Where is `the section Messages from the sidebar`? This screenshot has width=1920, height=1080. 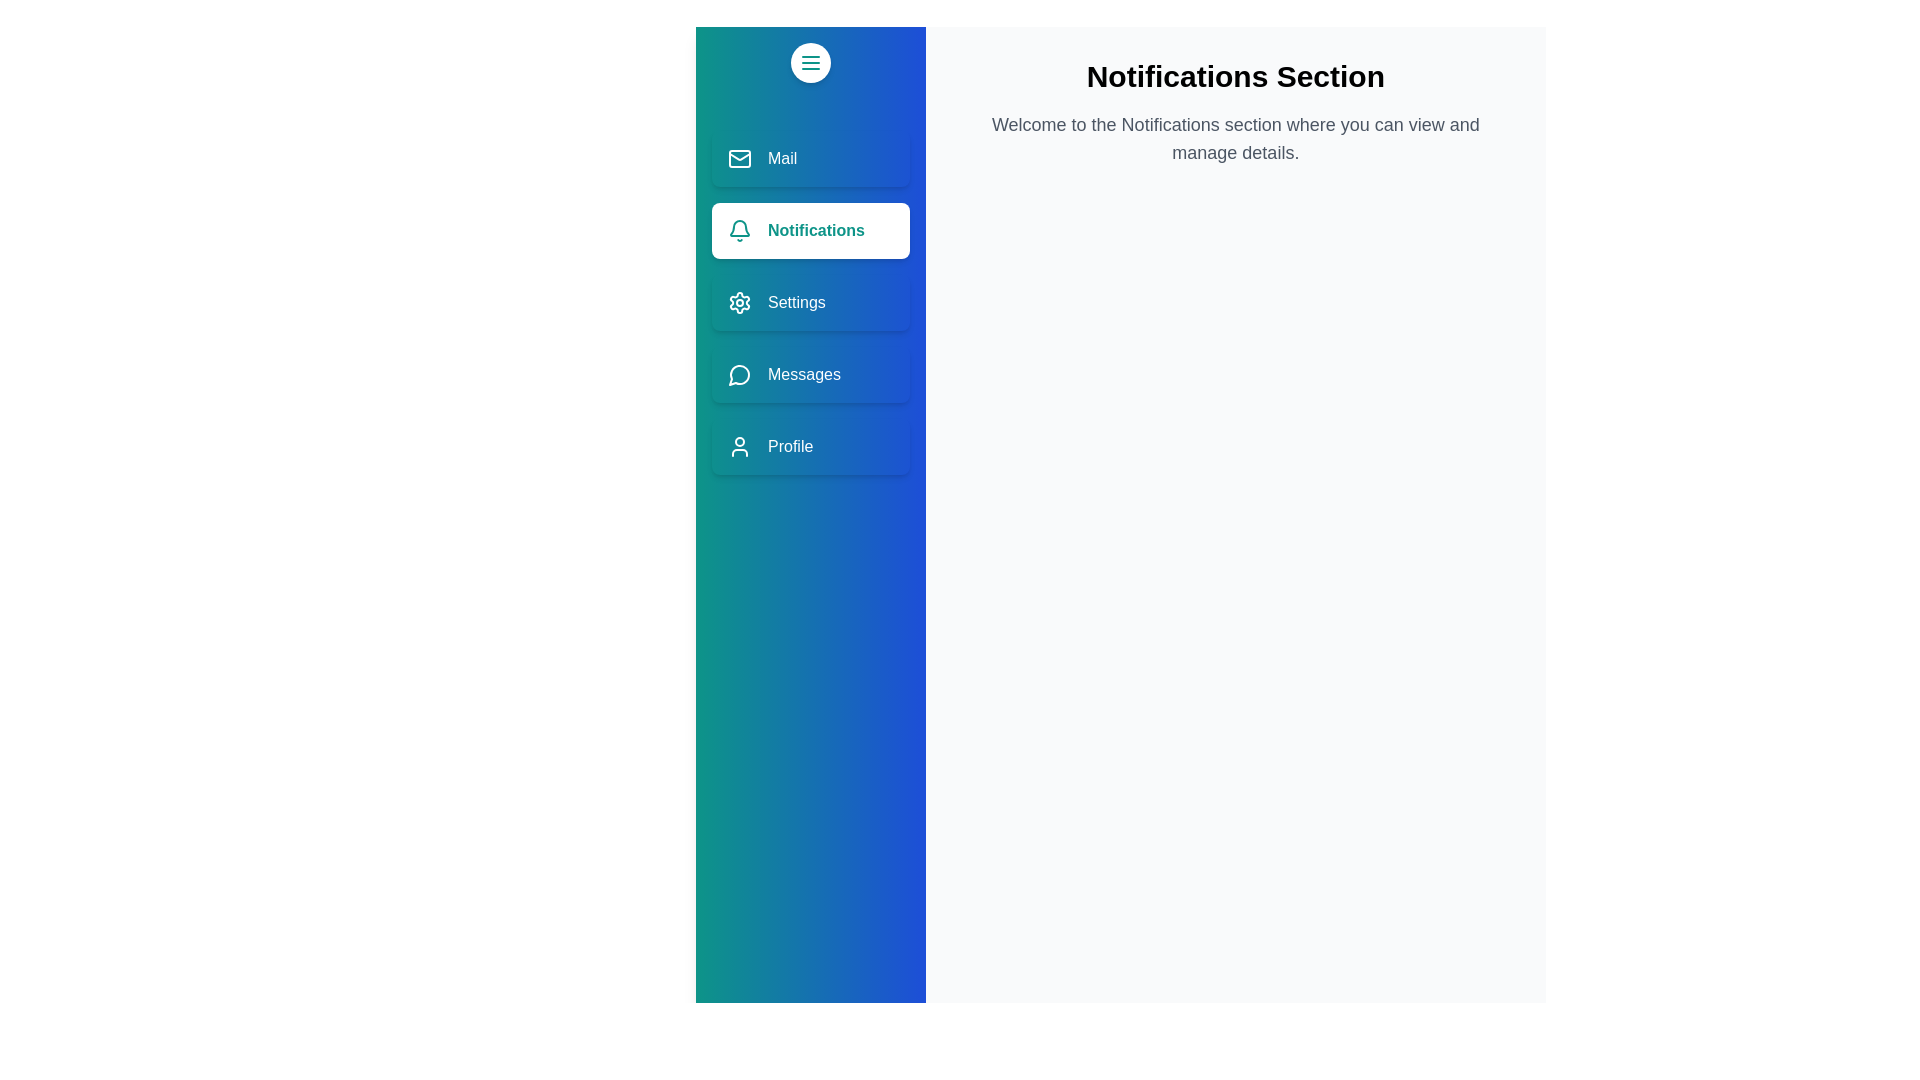
the section Messages from the sidebar is located at coordinates (810, 374).